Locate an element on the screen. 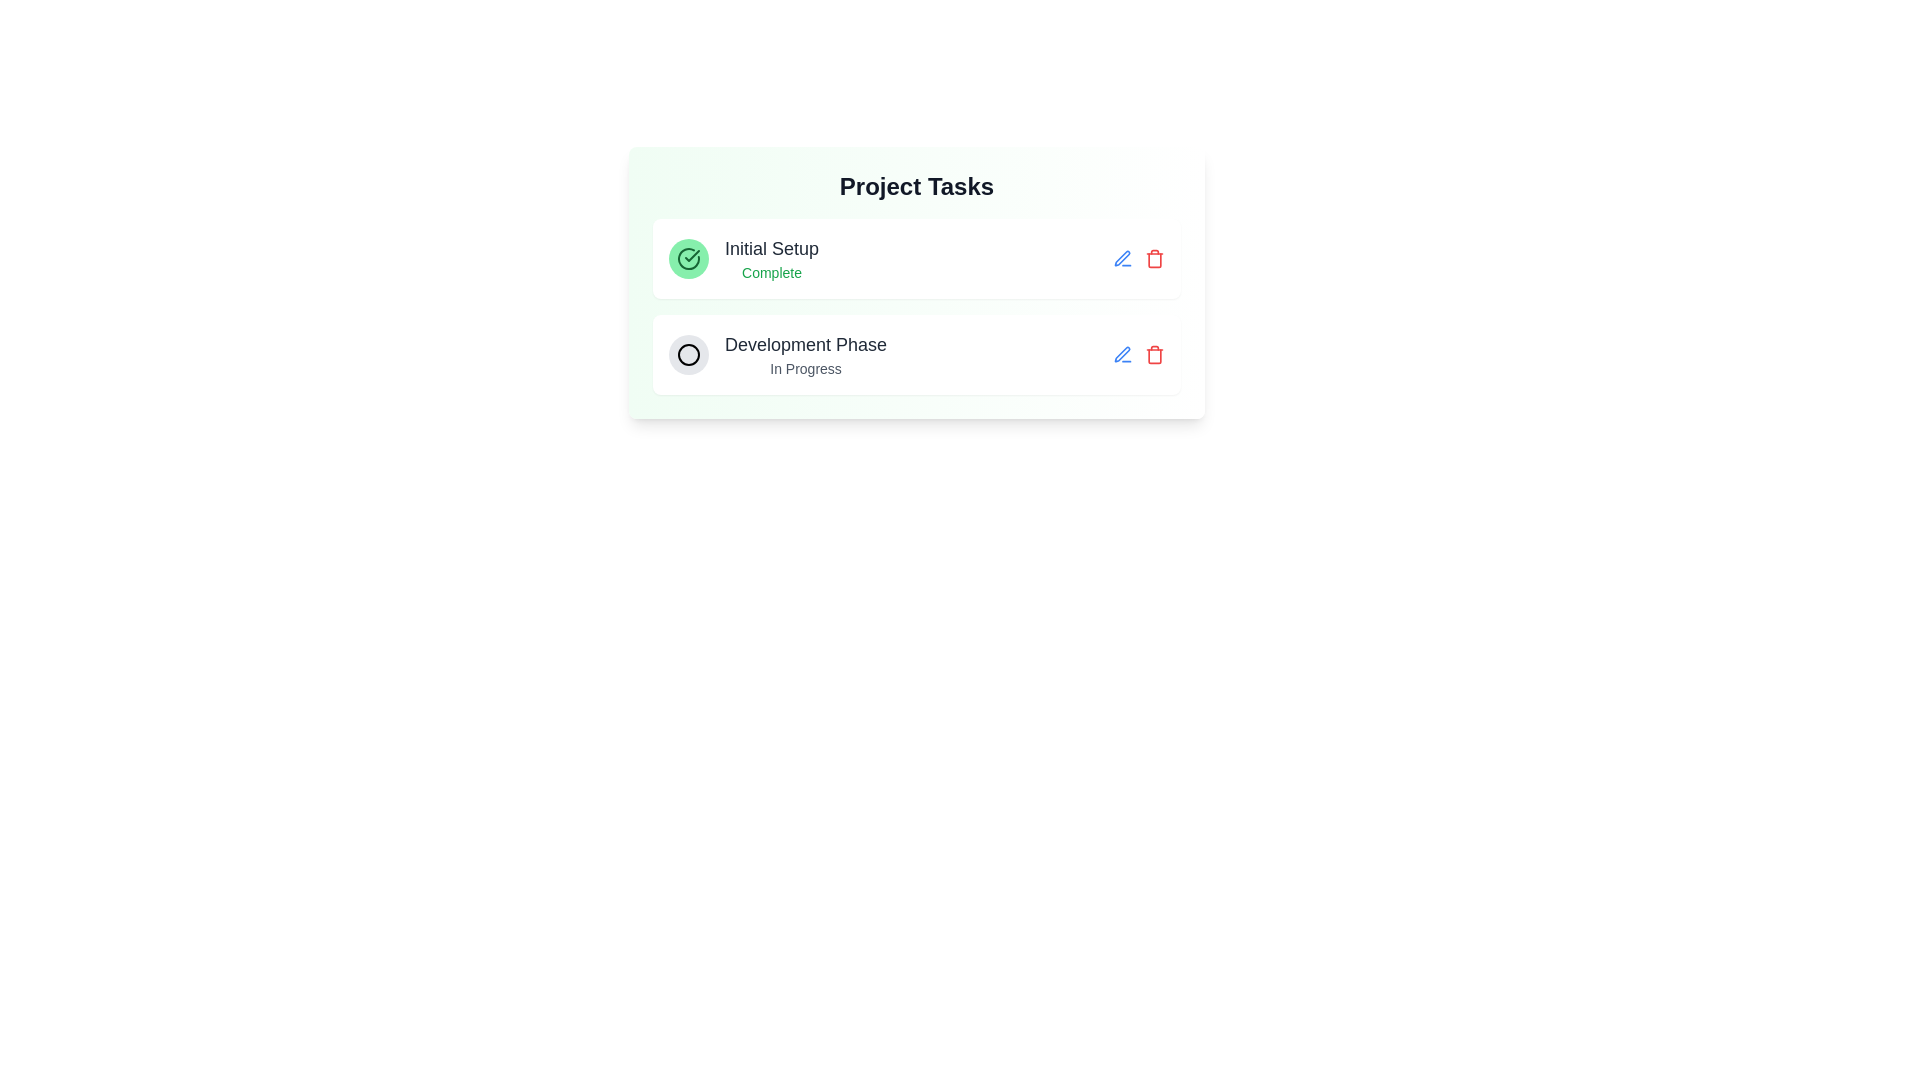 This screenshot has height=1080, width=1920. the displayed text of the 'Initial Setup' task in the task list interface, which shows 'Complete' below it is located at coordinates (771, 257).